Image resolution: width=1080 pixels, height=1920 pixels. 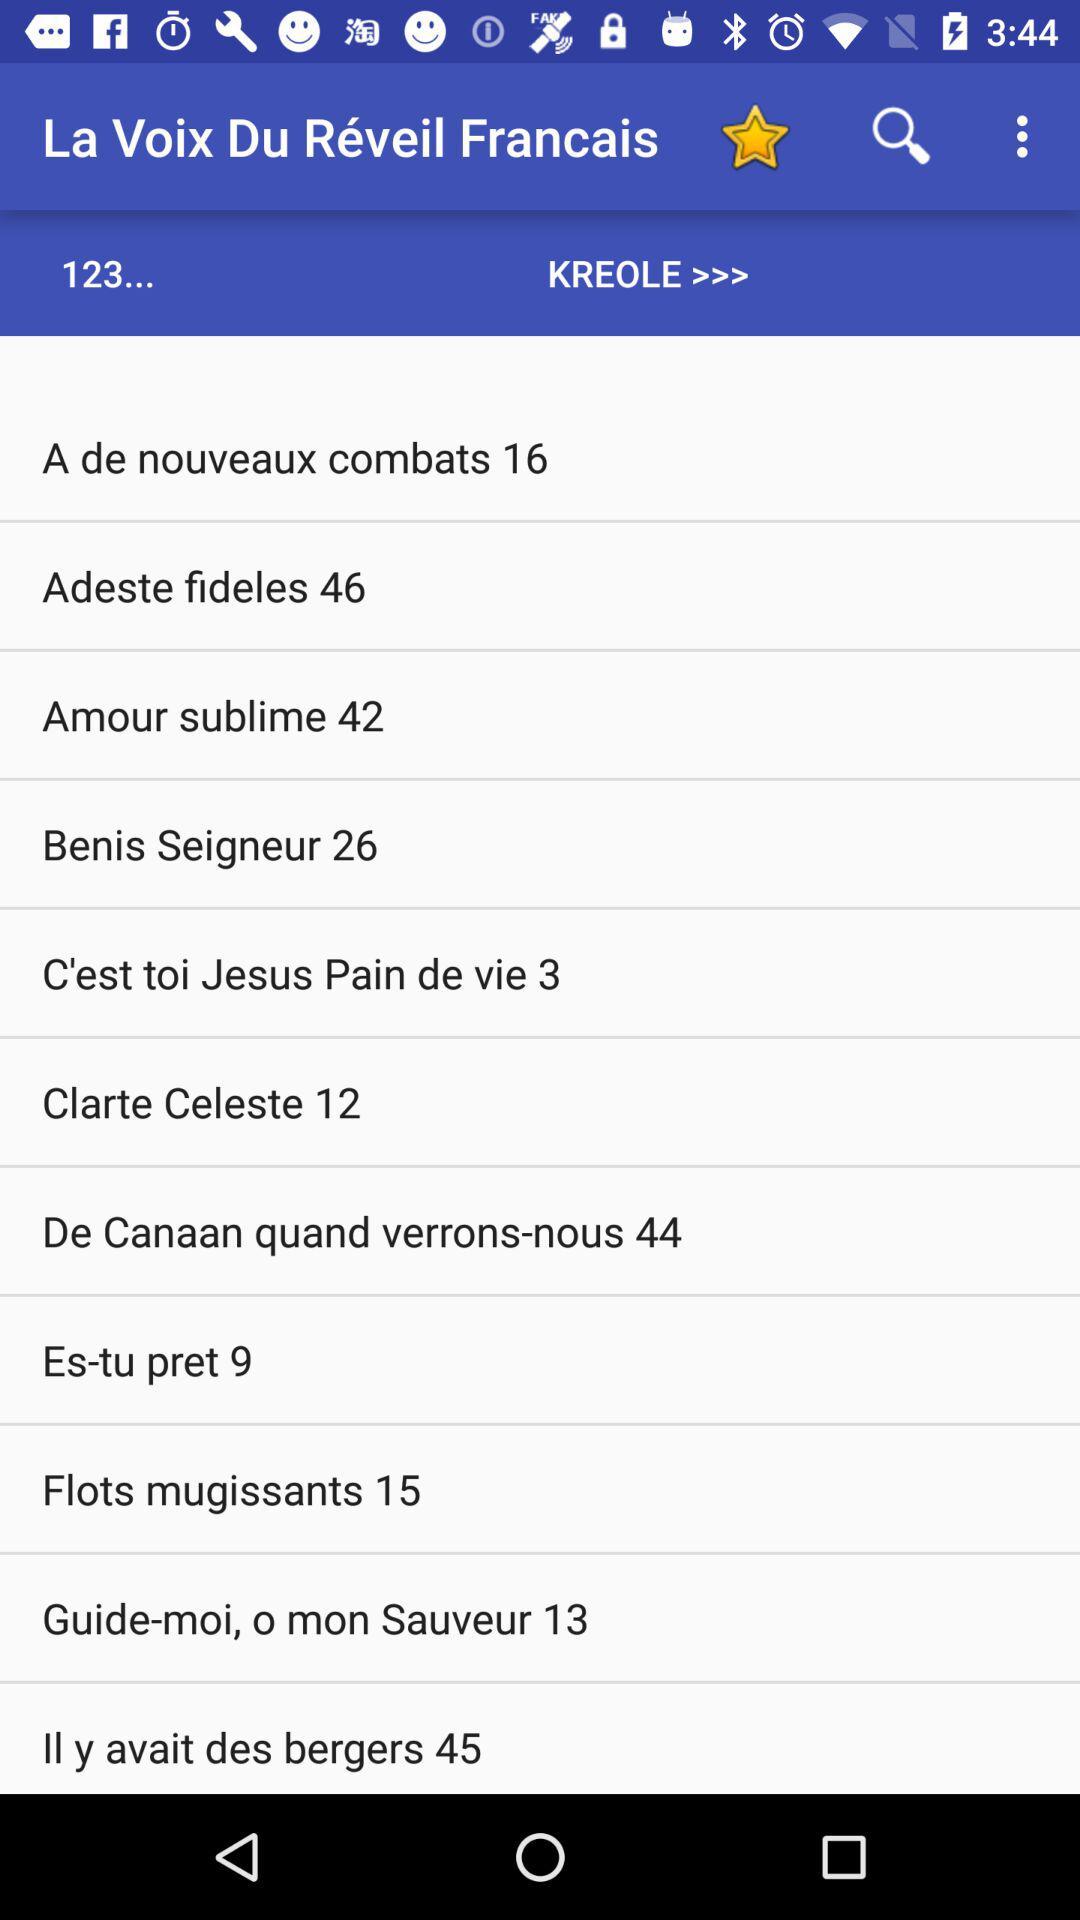 What do you see at coordinates (540, 714) in the screenshot?
I see `item above the benis seigneur 26` at bounding box center [540, 714].